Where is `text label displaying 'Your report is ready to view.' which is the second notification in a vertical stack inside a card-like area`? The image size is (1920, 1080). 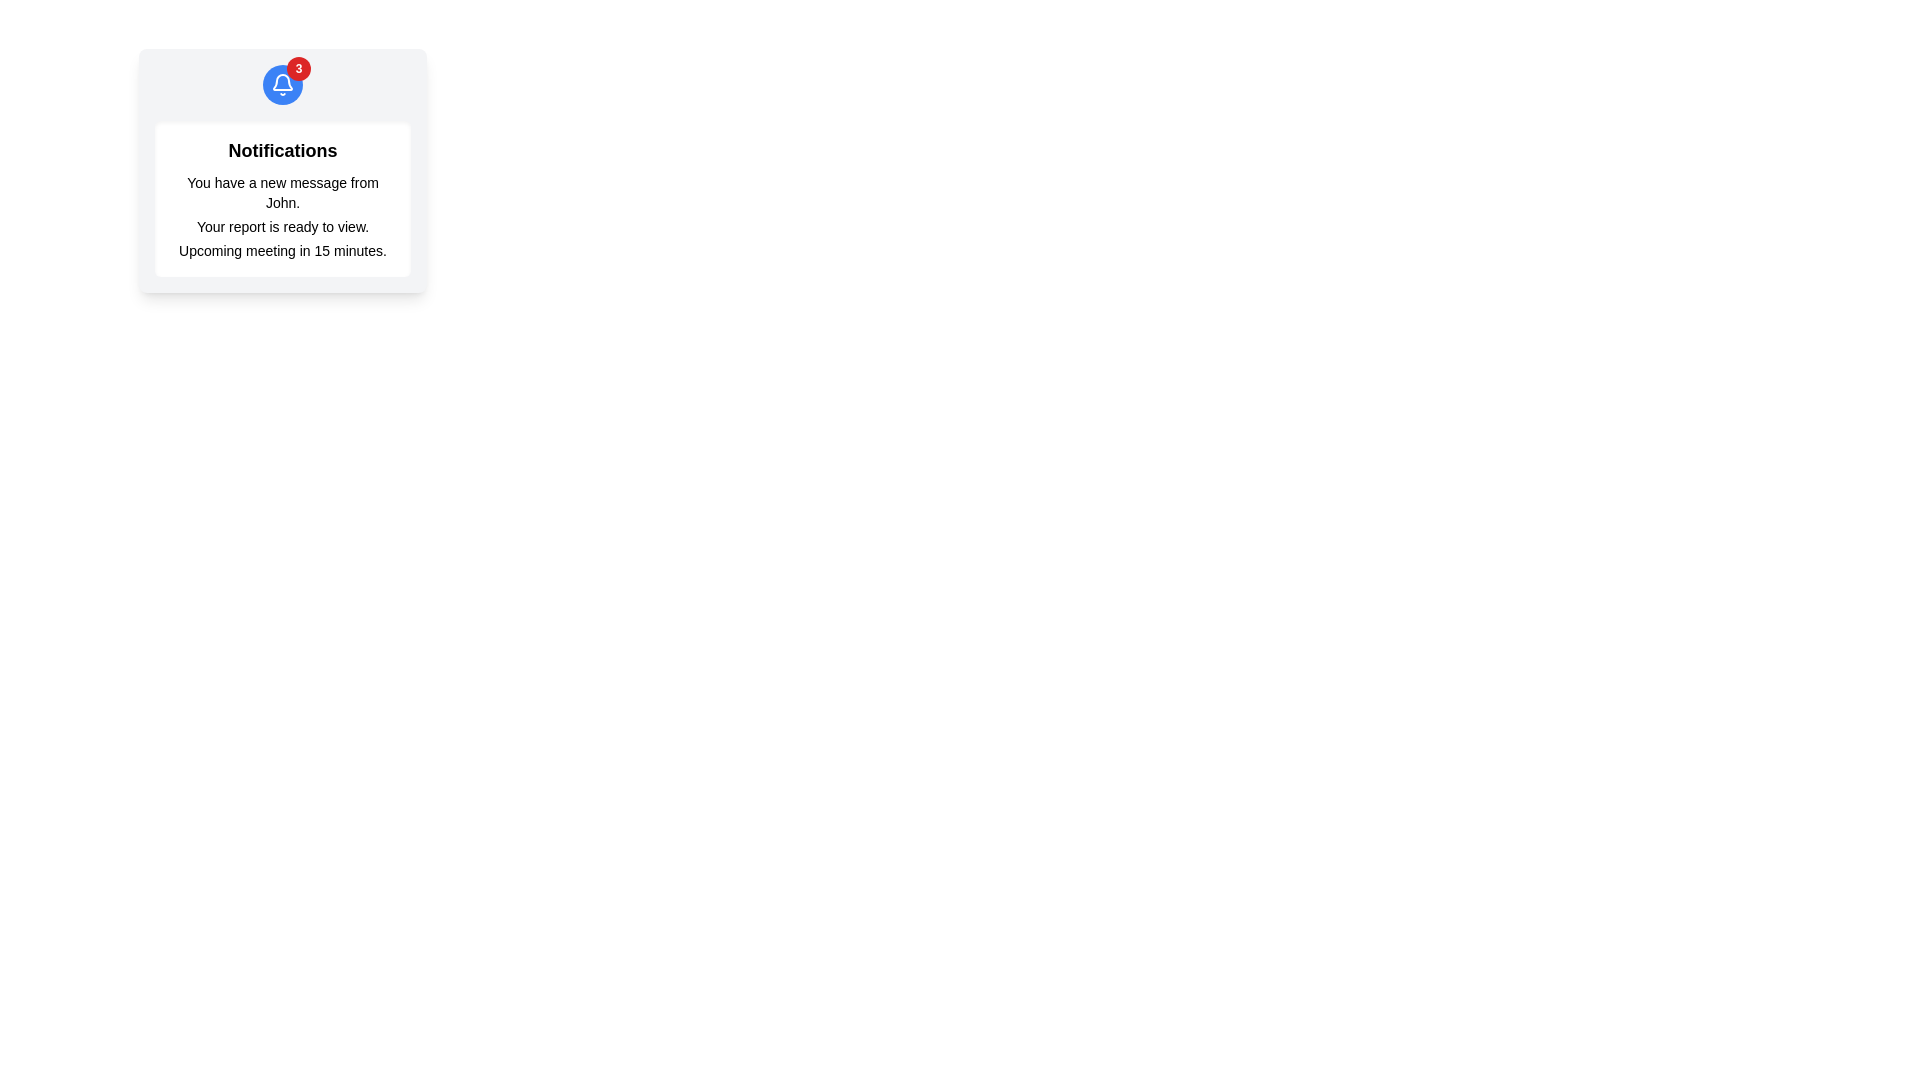
text label displaying 'Your report is ready to view.' which is the second notification in a vertical stack inside a card-like area is located at coordinates (282, 226).